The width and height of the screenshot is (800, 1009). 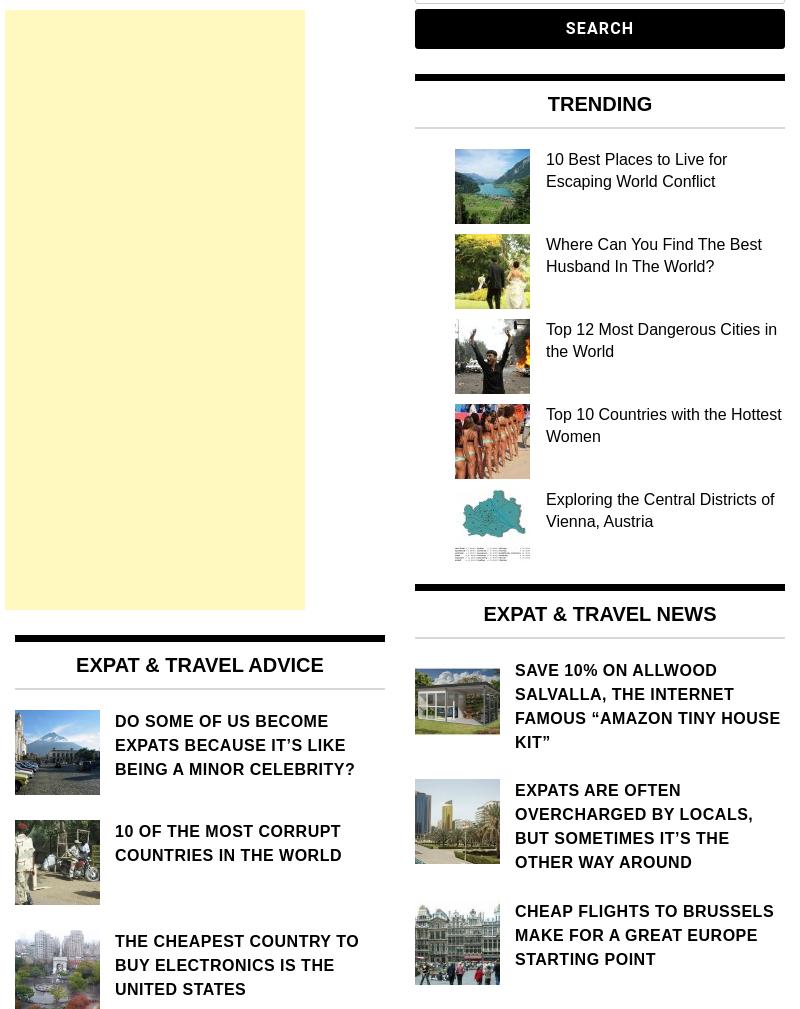 I want to click on 'Where Can You Find The Best Husband In The World?', so click(x=652, y=253).